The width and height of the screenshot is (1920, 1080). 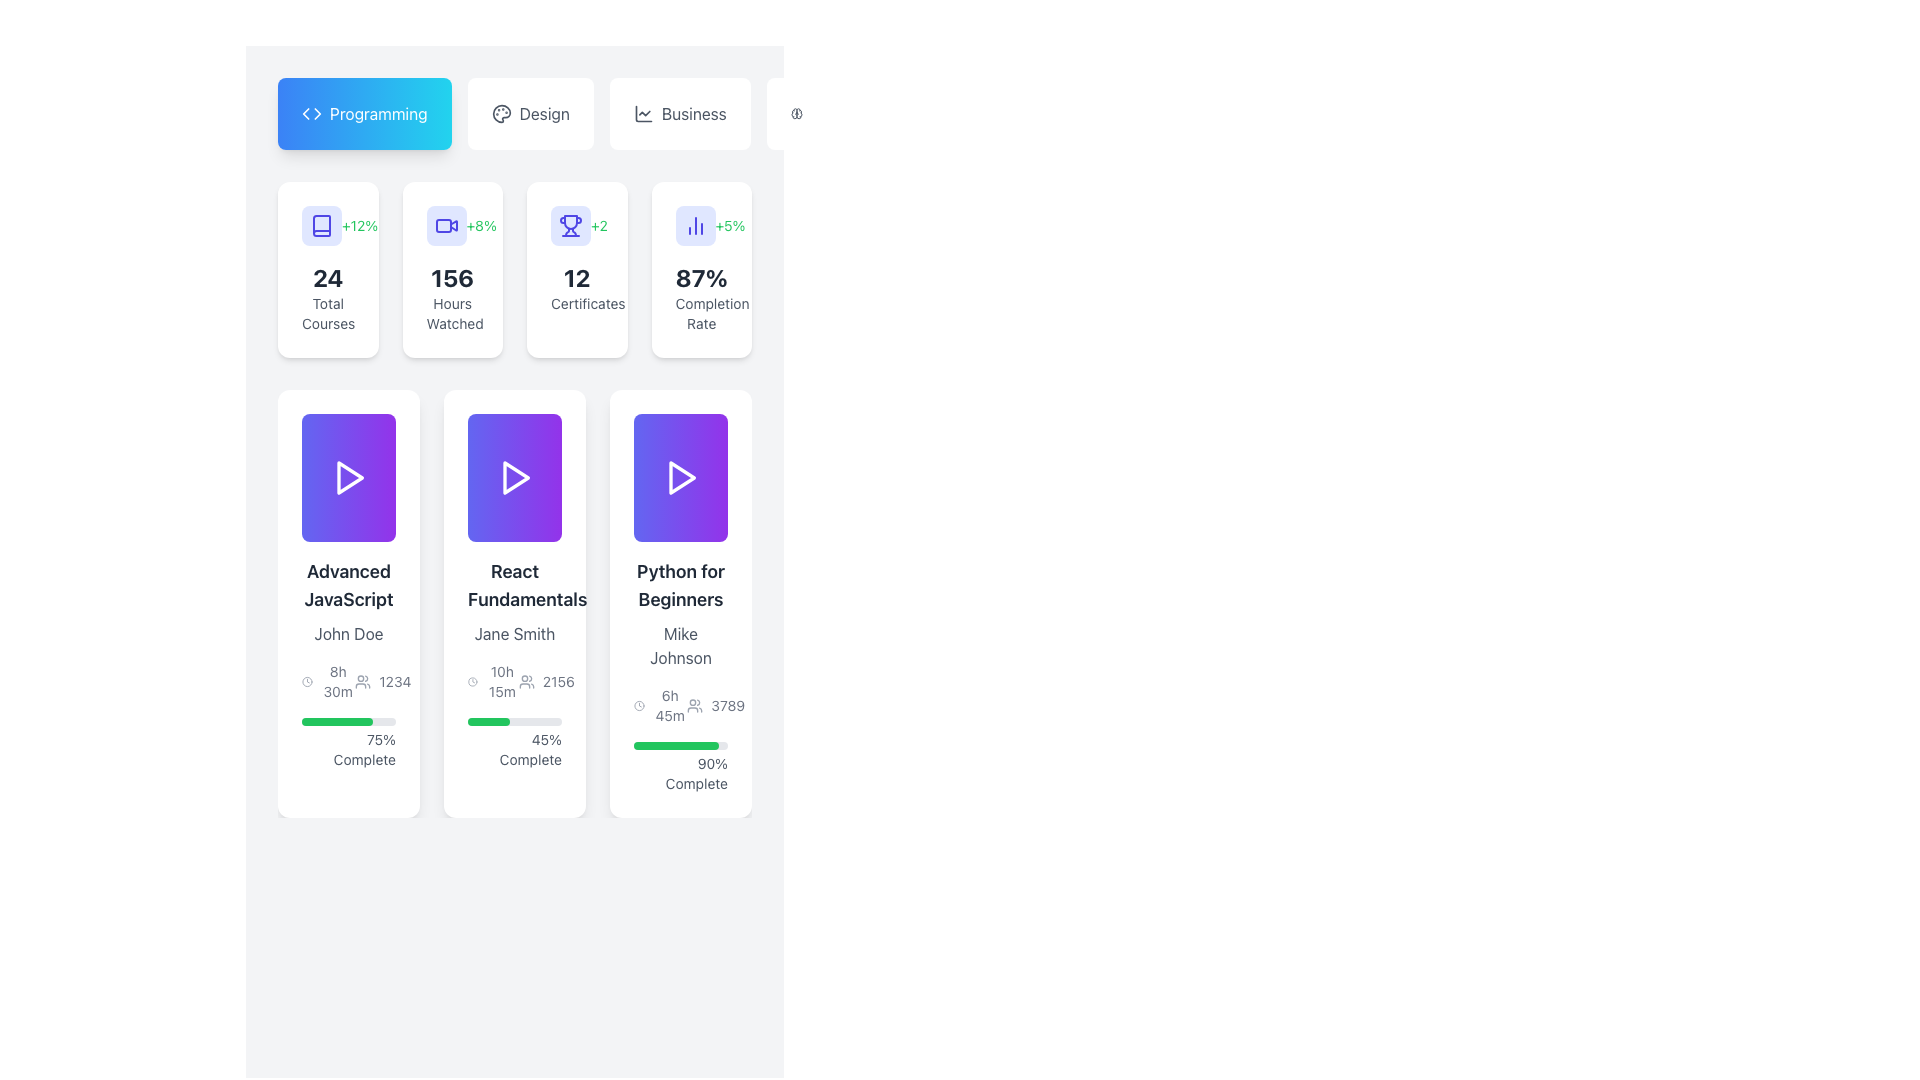 What do you see at coordinates (321, 225) in the screenshot?
I see `the blue rounded rectangle icon containing a book icon, located above the '24 Total Courses' text, if it becomes interactive` at bounding box center [321, 225].